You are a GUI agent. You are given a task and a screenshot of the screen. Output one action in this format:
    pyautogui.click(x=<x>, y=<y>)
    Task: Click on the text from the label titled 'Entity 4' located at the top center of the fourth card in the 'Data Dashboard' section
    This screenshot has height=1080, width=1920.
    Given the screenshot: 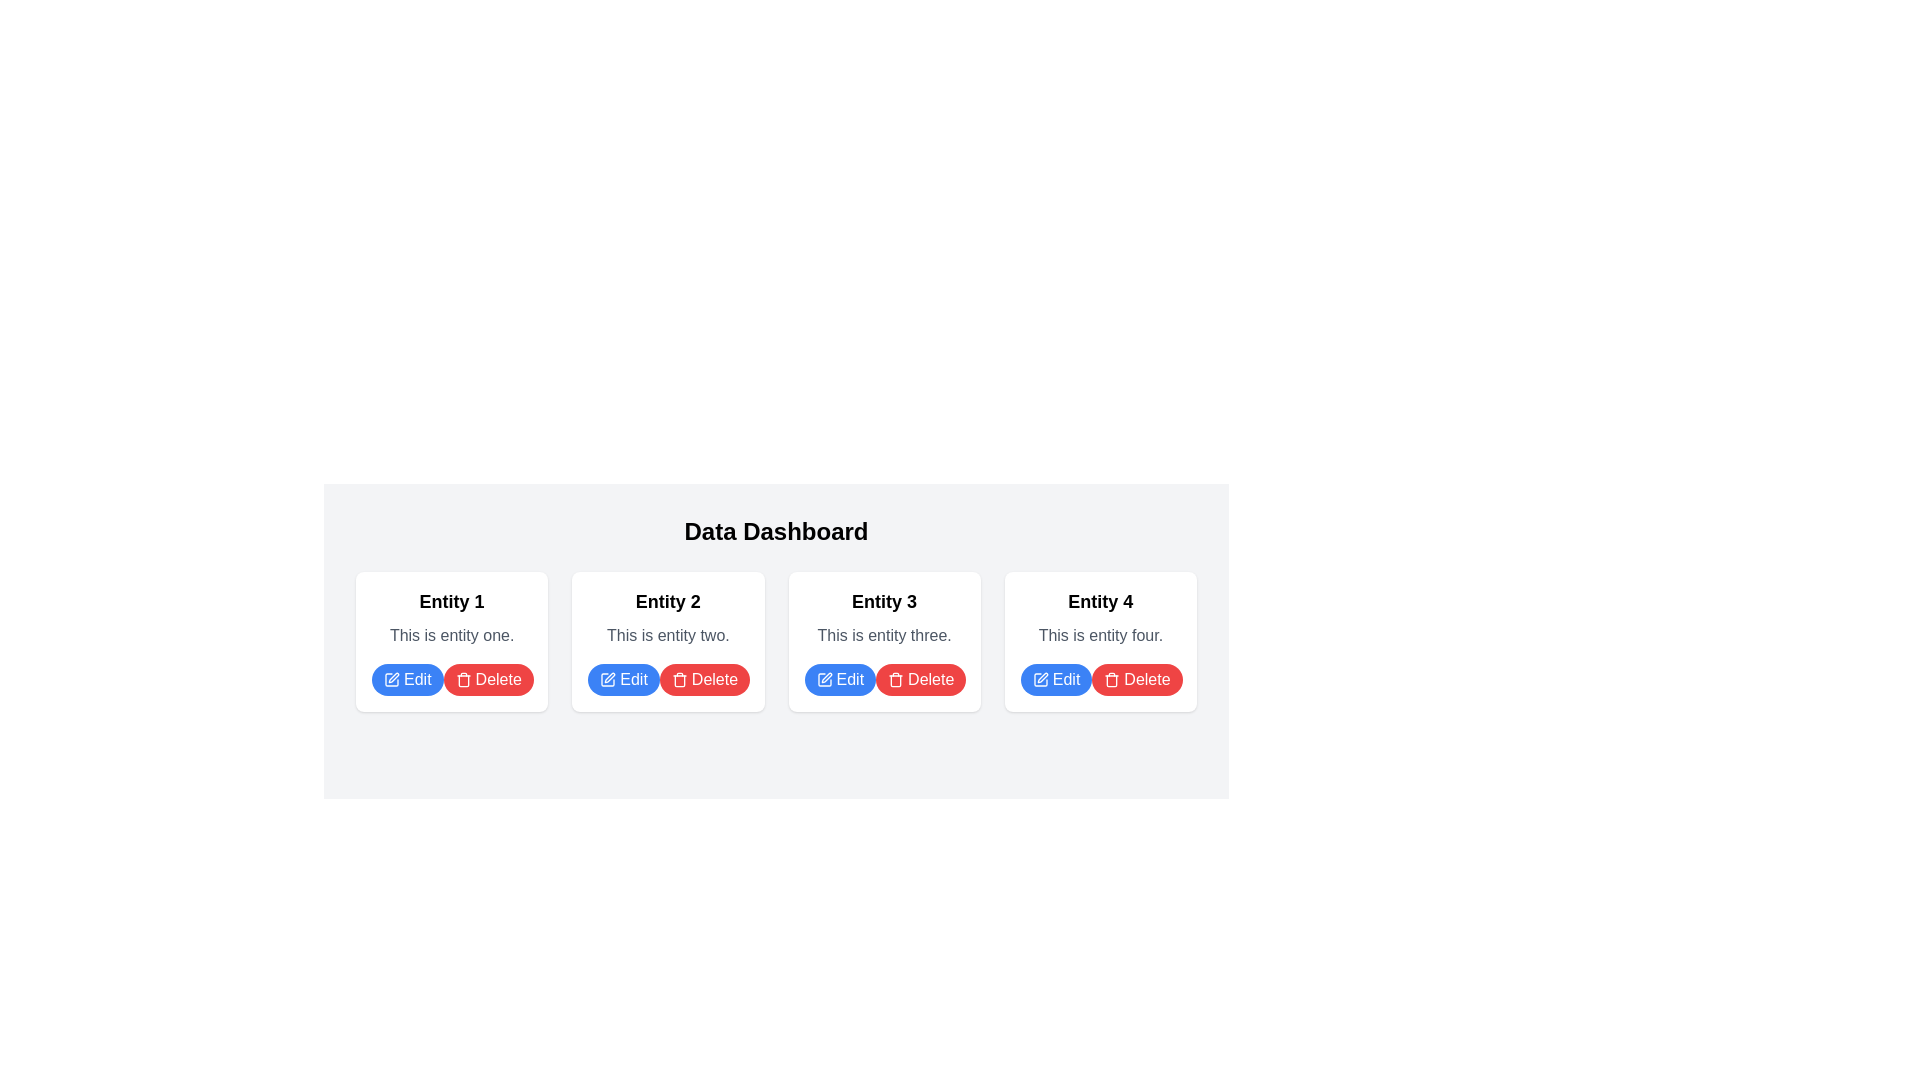 What is the action you would take?
    pyautogui.click(x=1099, y=616)
    